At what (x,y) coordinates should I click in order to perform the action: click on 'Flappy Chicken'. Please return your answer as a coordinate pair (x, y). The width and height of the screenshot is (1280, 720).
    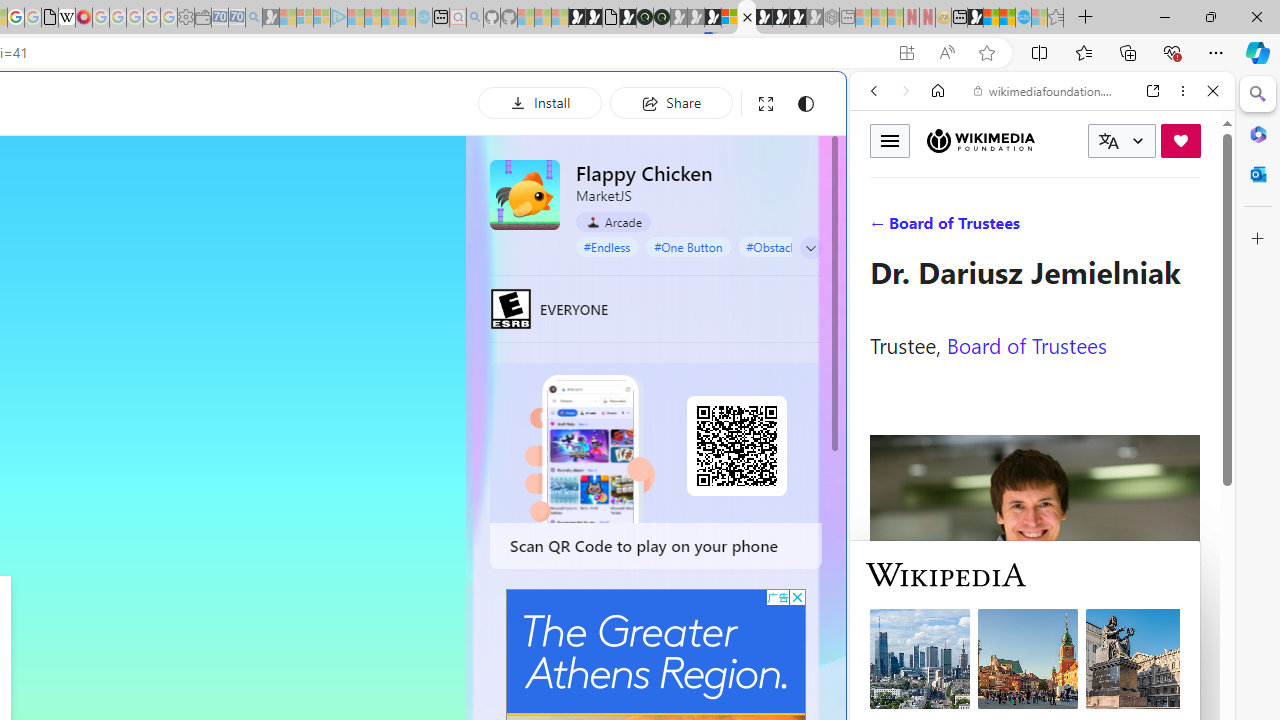
    Looking at the image, I should click on (525, 194).